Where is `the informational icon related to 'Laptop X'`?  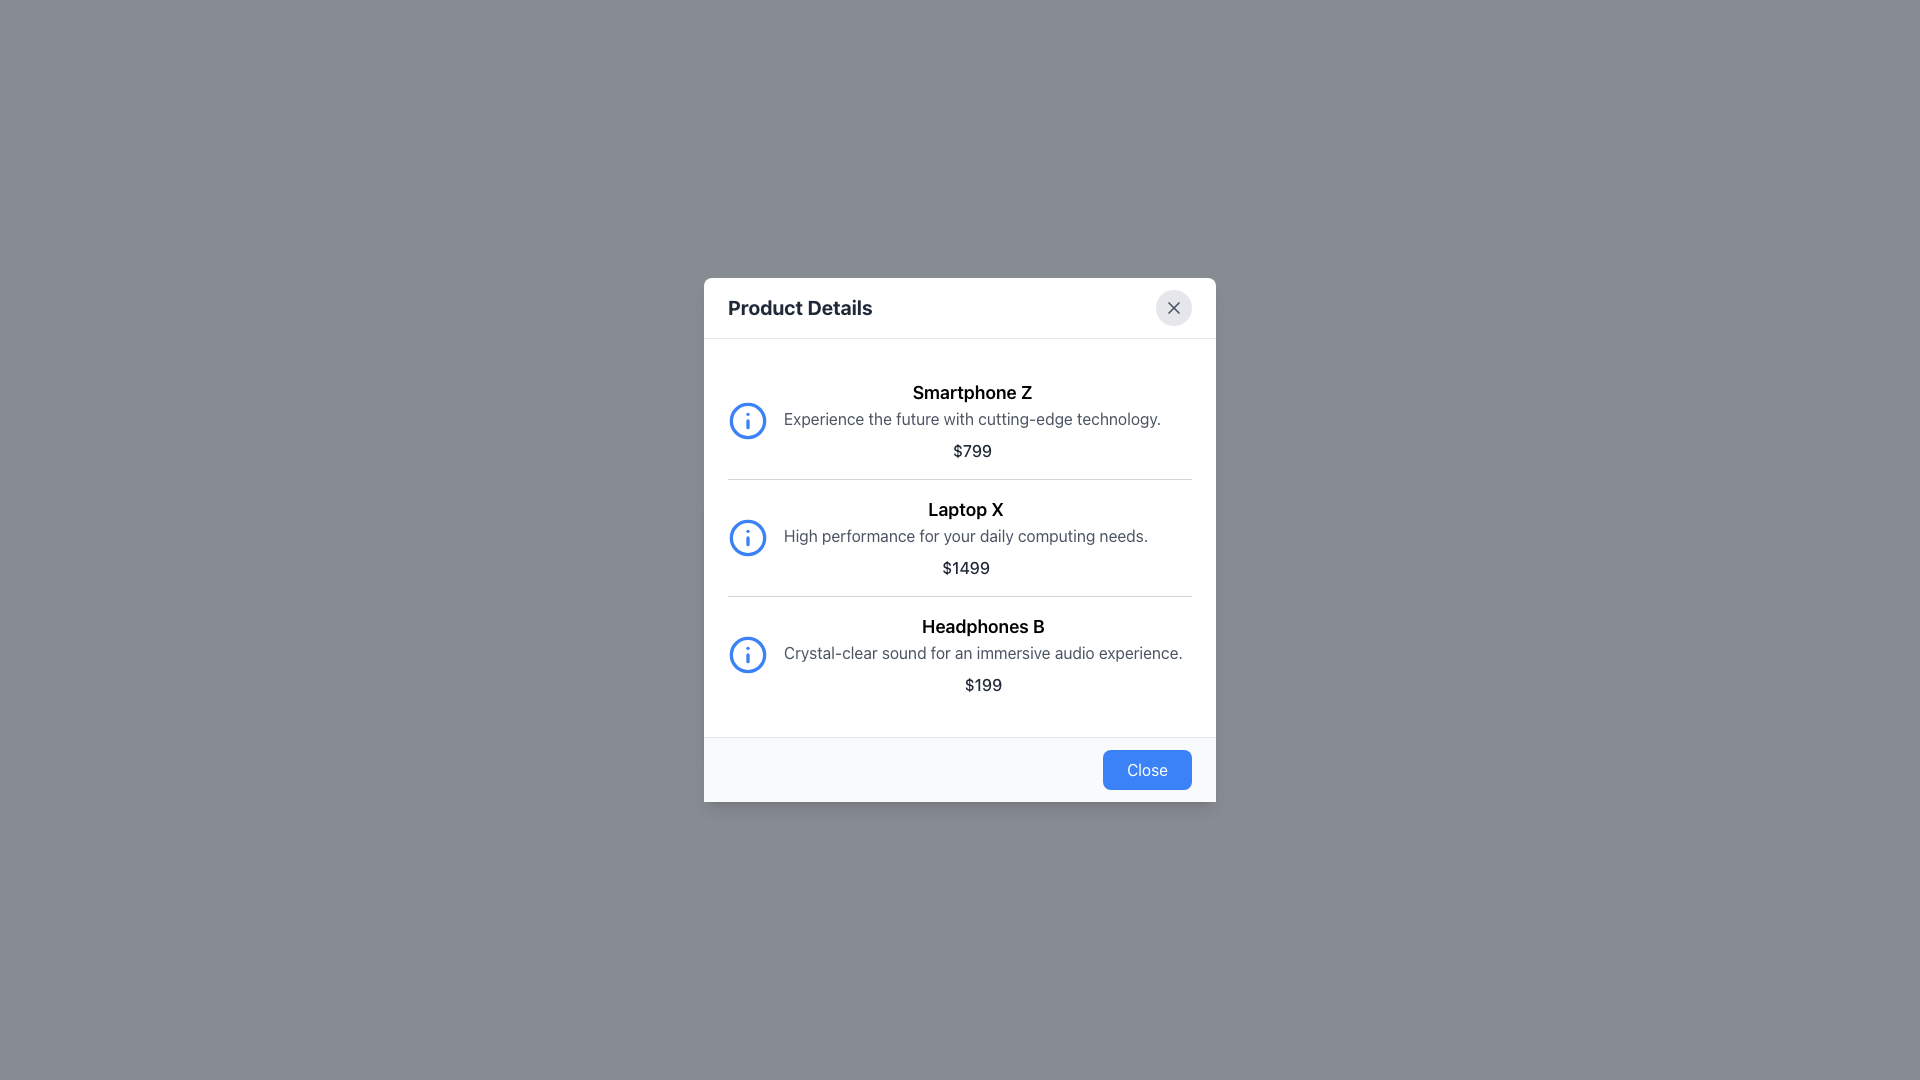 the informational icon related to 'Laptop X' is located at coordinates (747, 536).